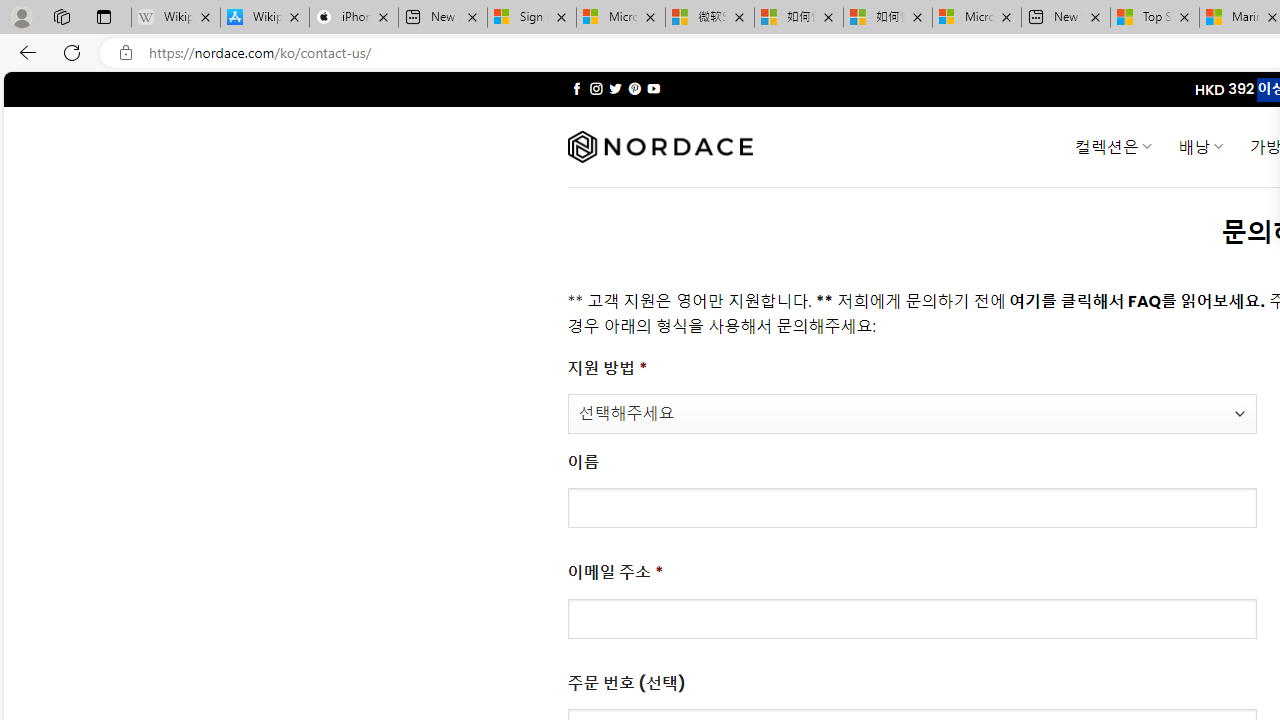 The image size is (1280, 720). I want to click on 'Back', so click(24, 51).